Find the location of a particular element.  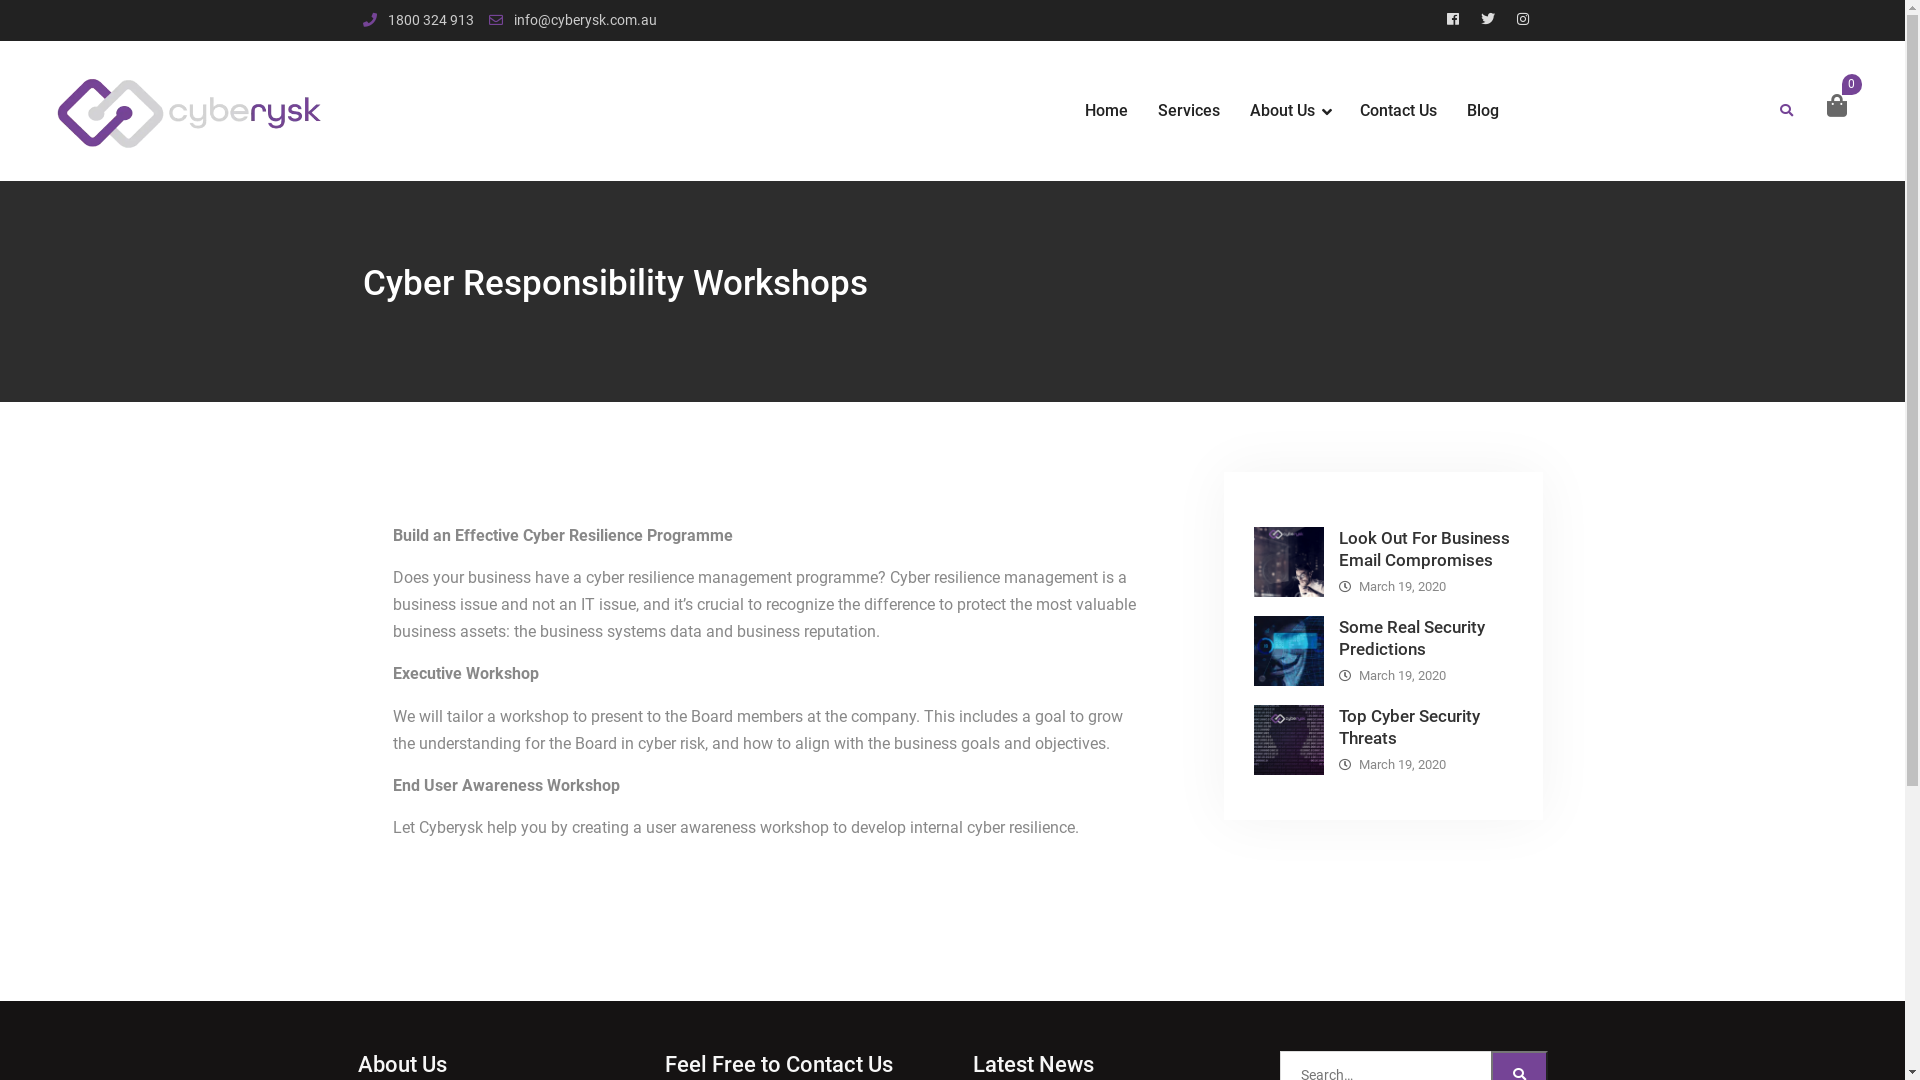

'Facebook' is located at coordinates (1453, 19).